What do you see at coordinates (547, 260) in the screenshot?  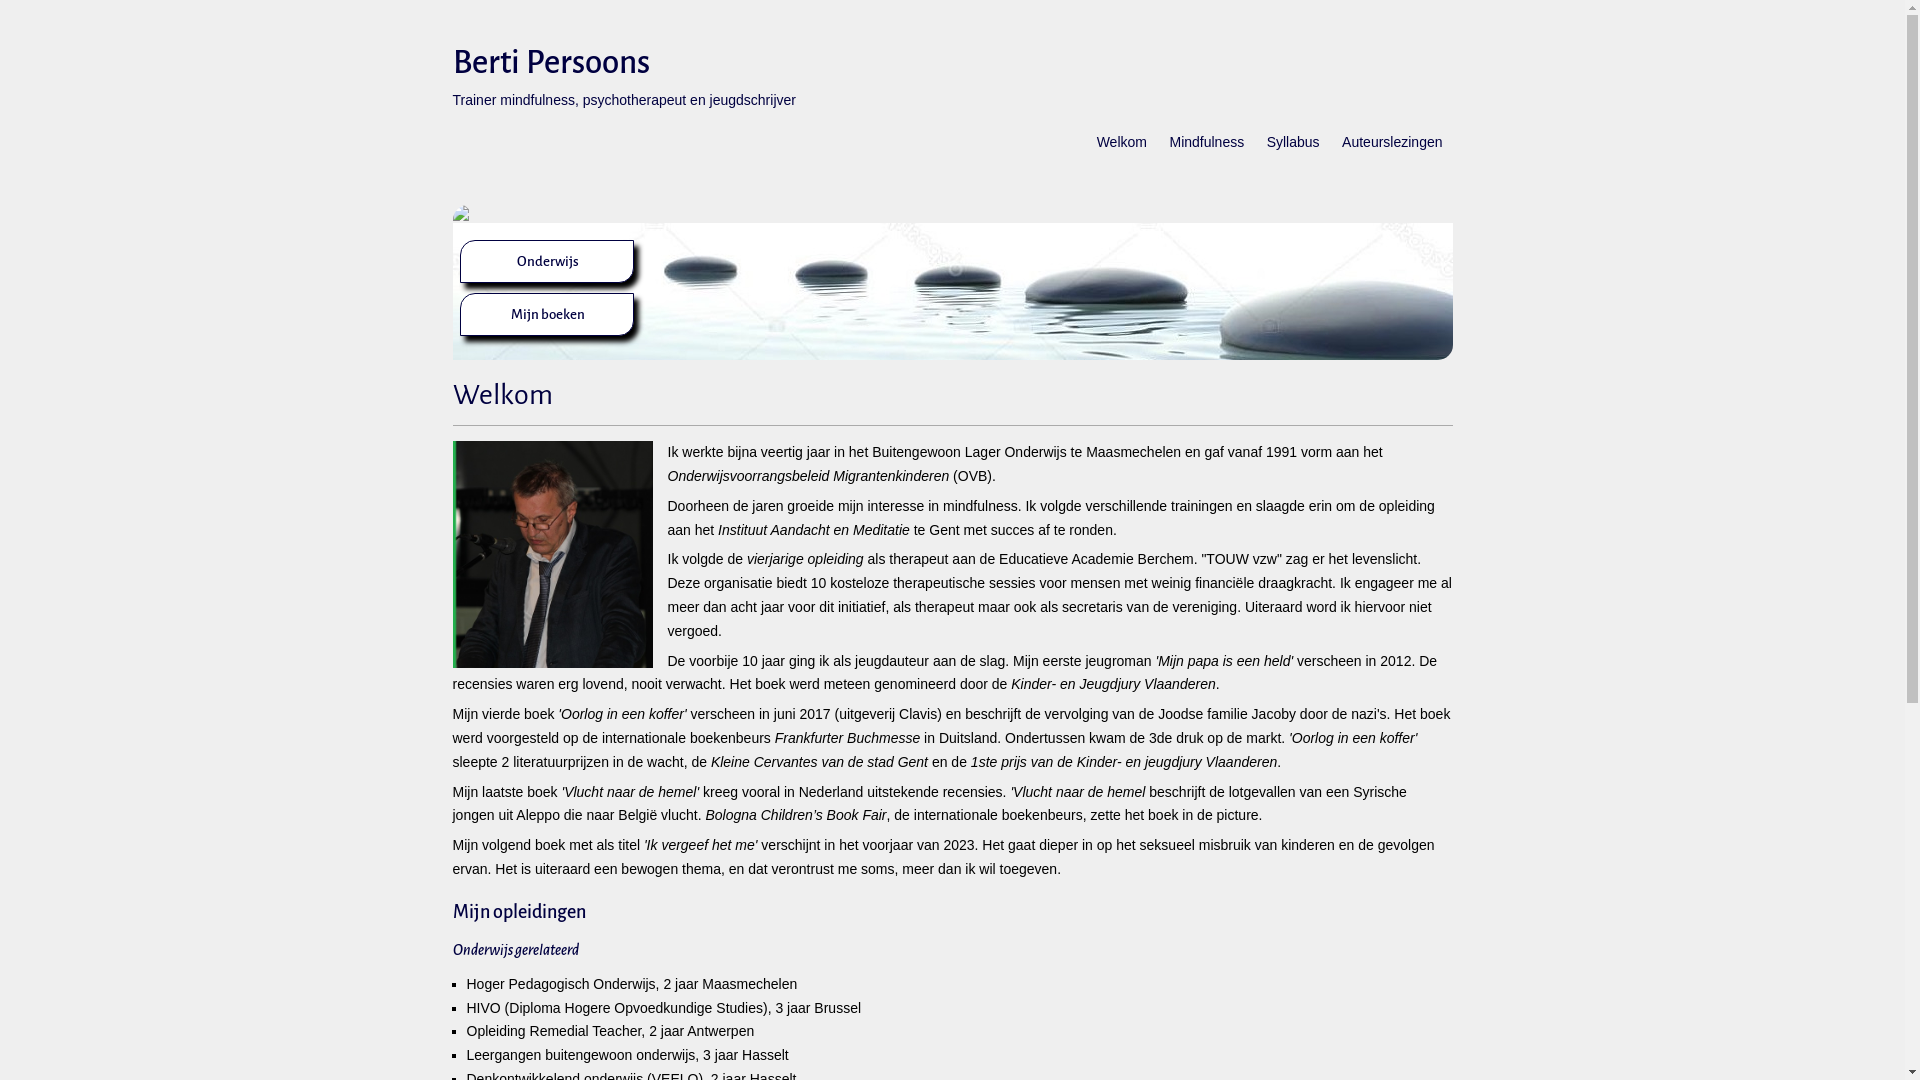 I see `'Onderwijs'` at bounding box center [547, 260].